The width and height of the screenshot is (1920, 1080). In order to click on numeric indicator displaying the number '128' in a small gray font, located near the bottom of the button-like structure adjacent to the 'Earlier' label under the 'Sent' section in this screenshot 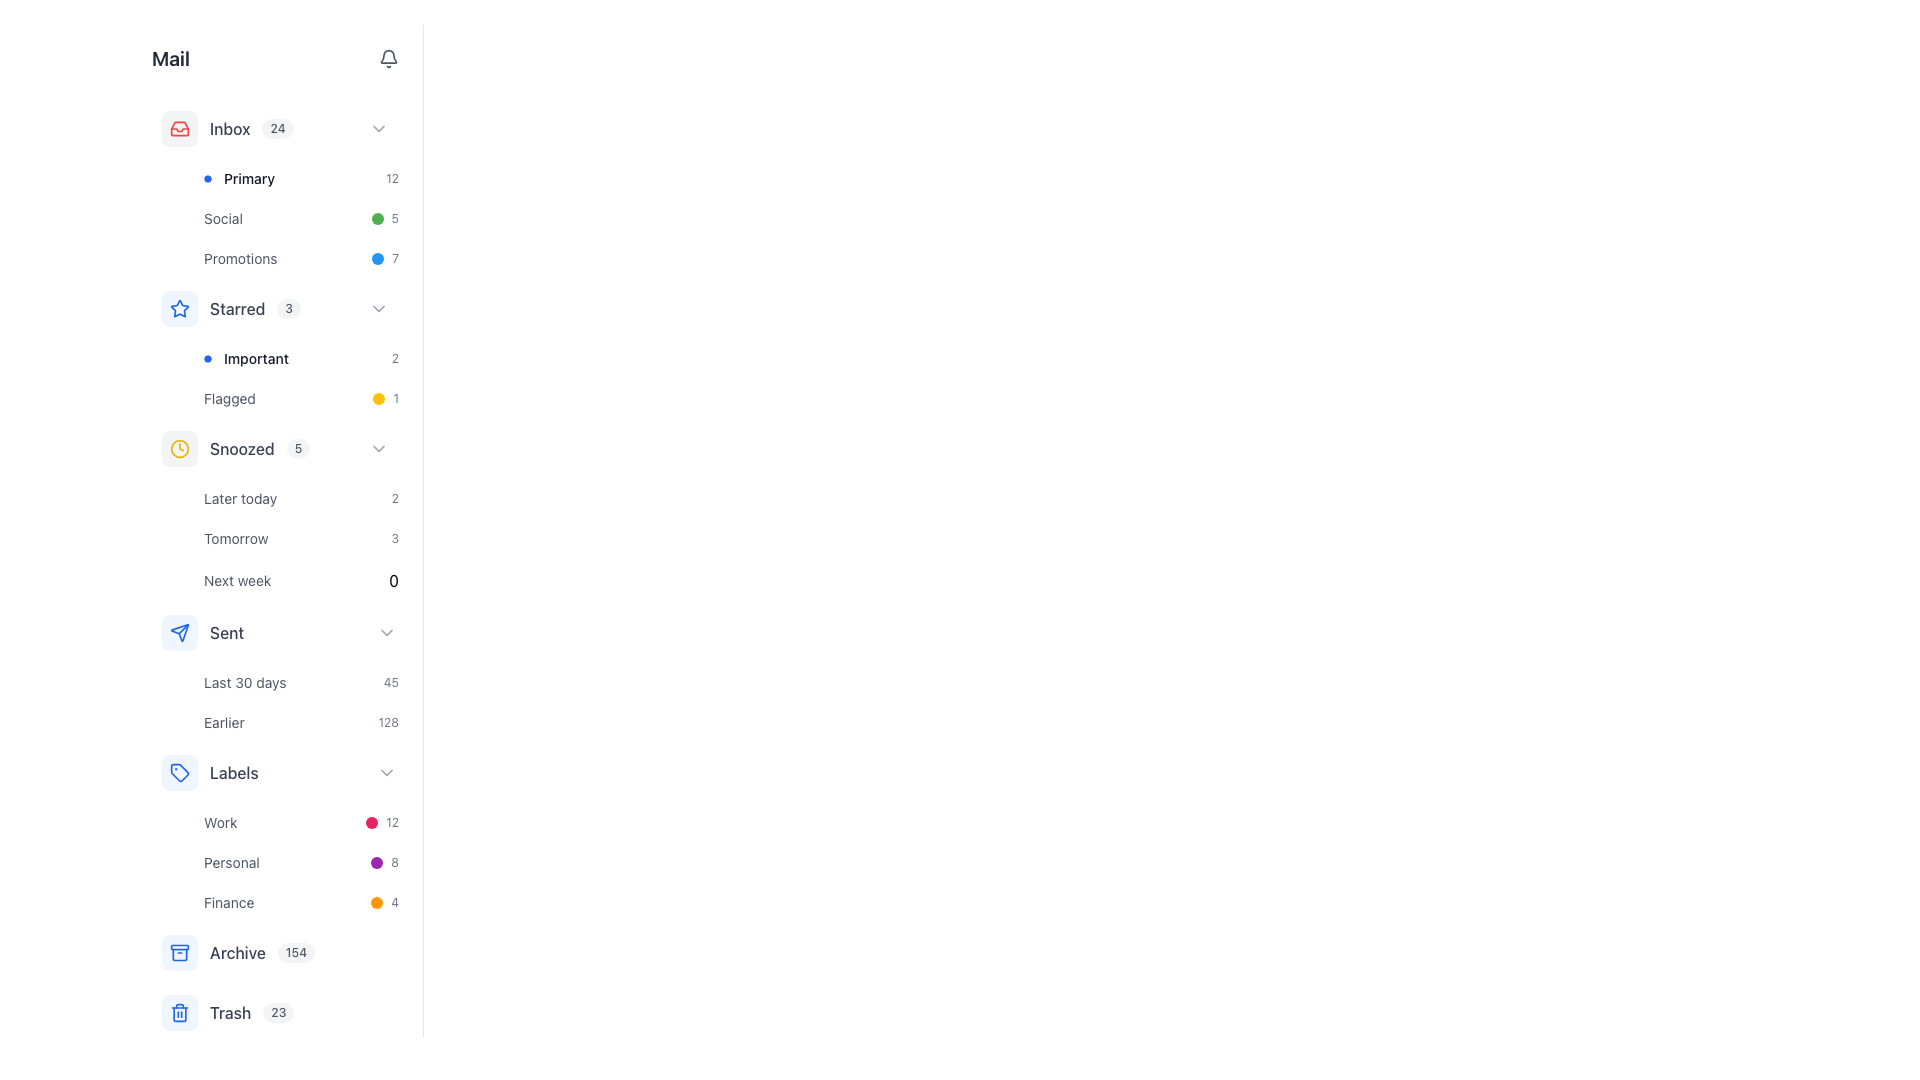, I will do `click(388, 722)`.